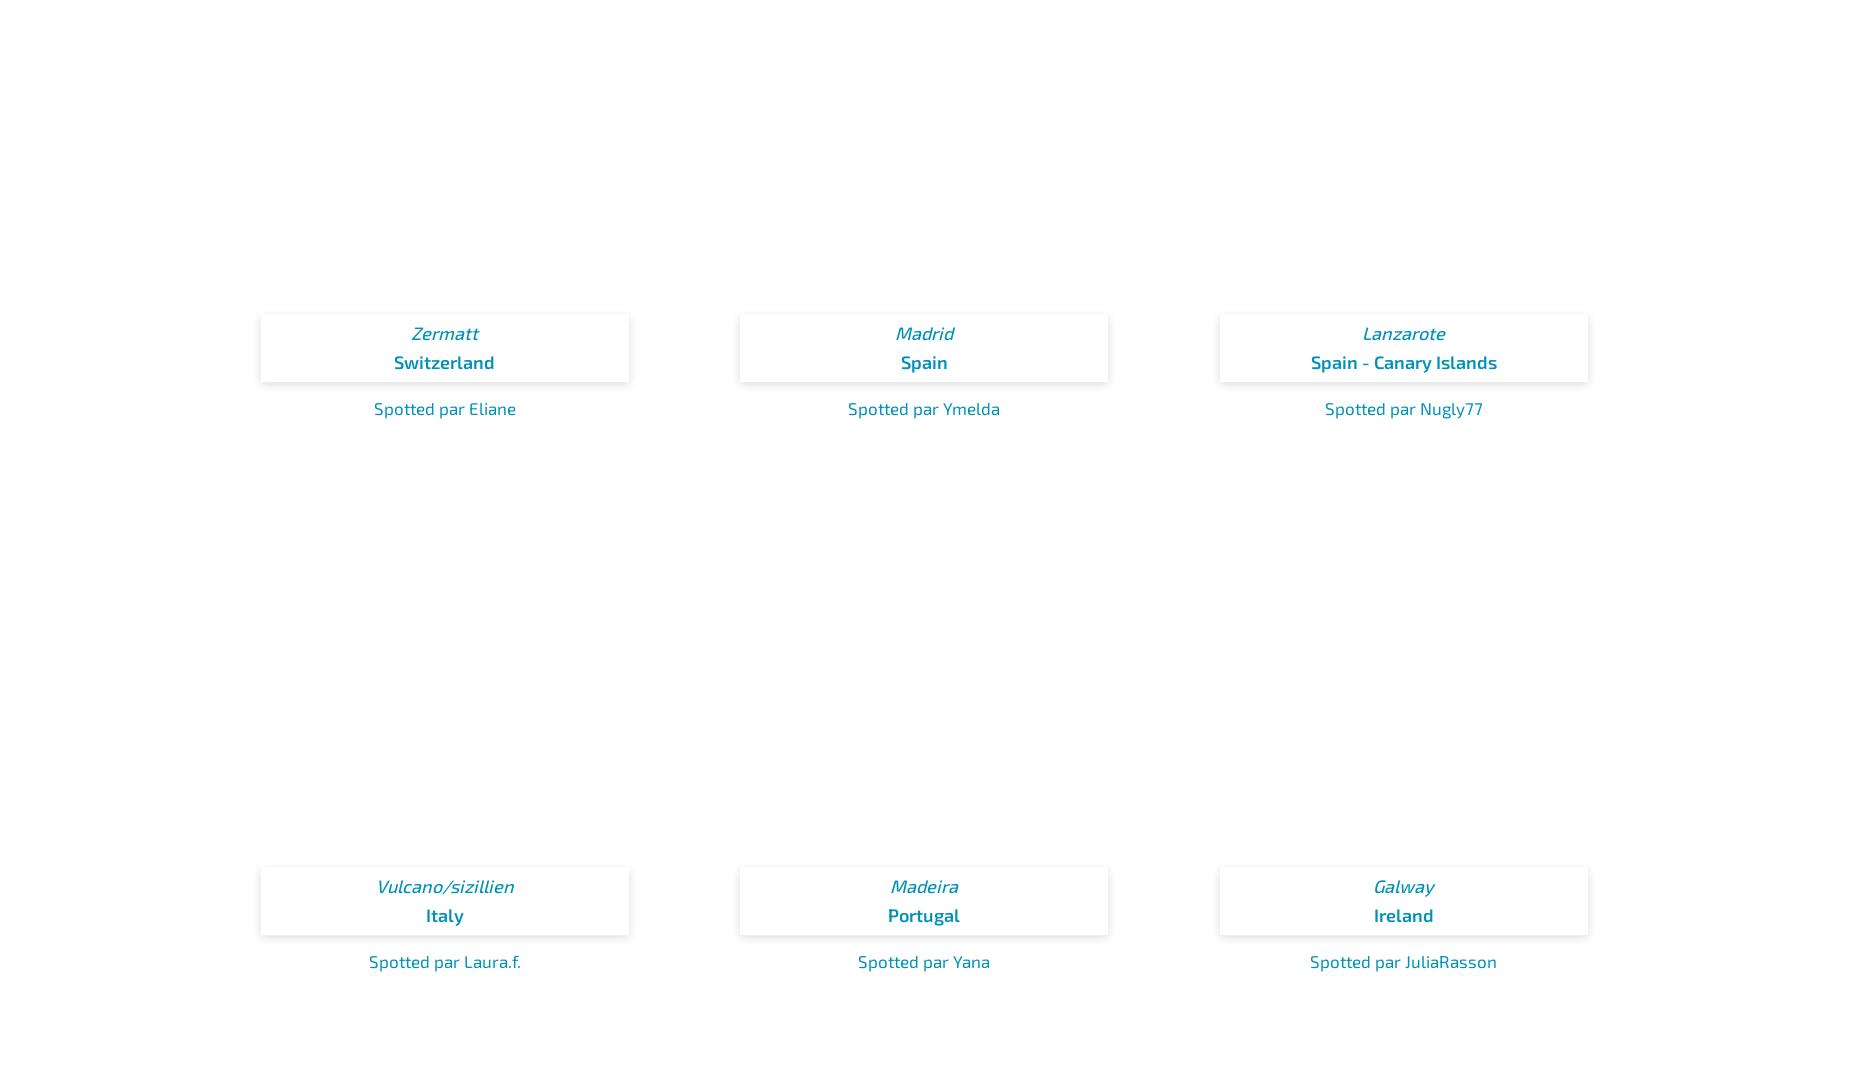 The width and height of the screenshot is (1850, 1074). I want to click on 'Ireland', so click(1372, 912).